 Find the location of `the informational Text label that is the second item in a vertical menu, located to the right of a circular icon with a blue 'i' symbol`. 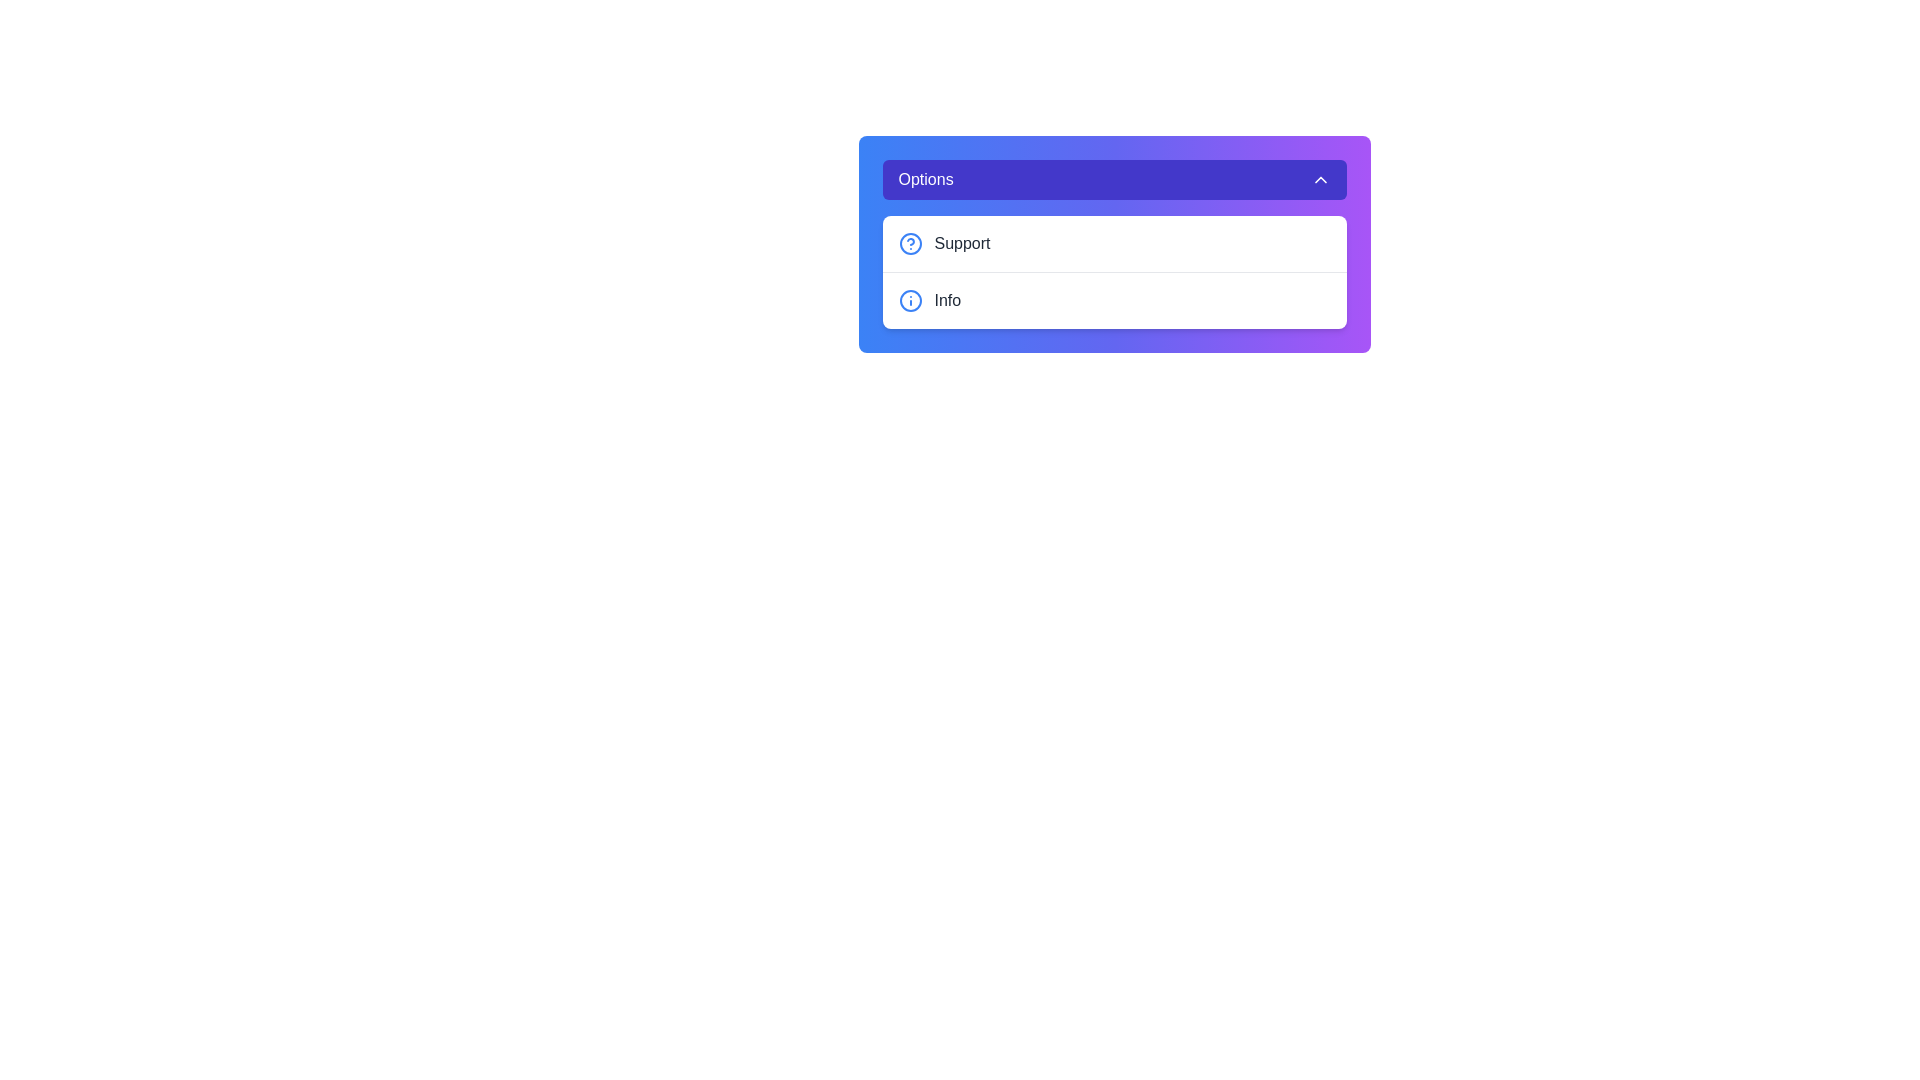

the informational Text label that is the second item in a vertical menu, located to the right of a circular icon with a blue 'i' symbol is located at coordinates (946, 300).